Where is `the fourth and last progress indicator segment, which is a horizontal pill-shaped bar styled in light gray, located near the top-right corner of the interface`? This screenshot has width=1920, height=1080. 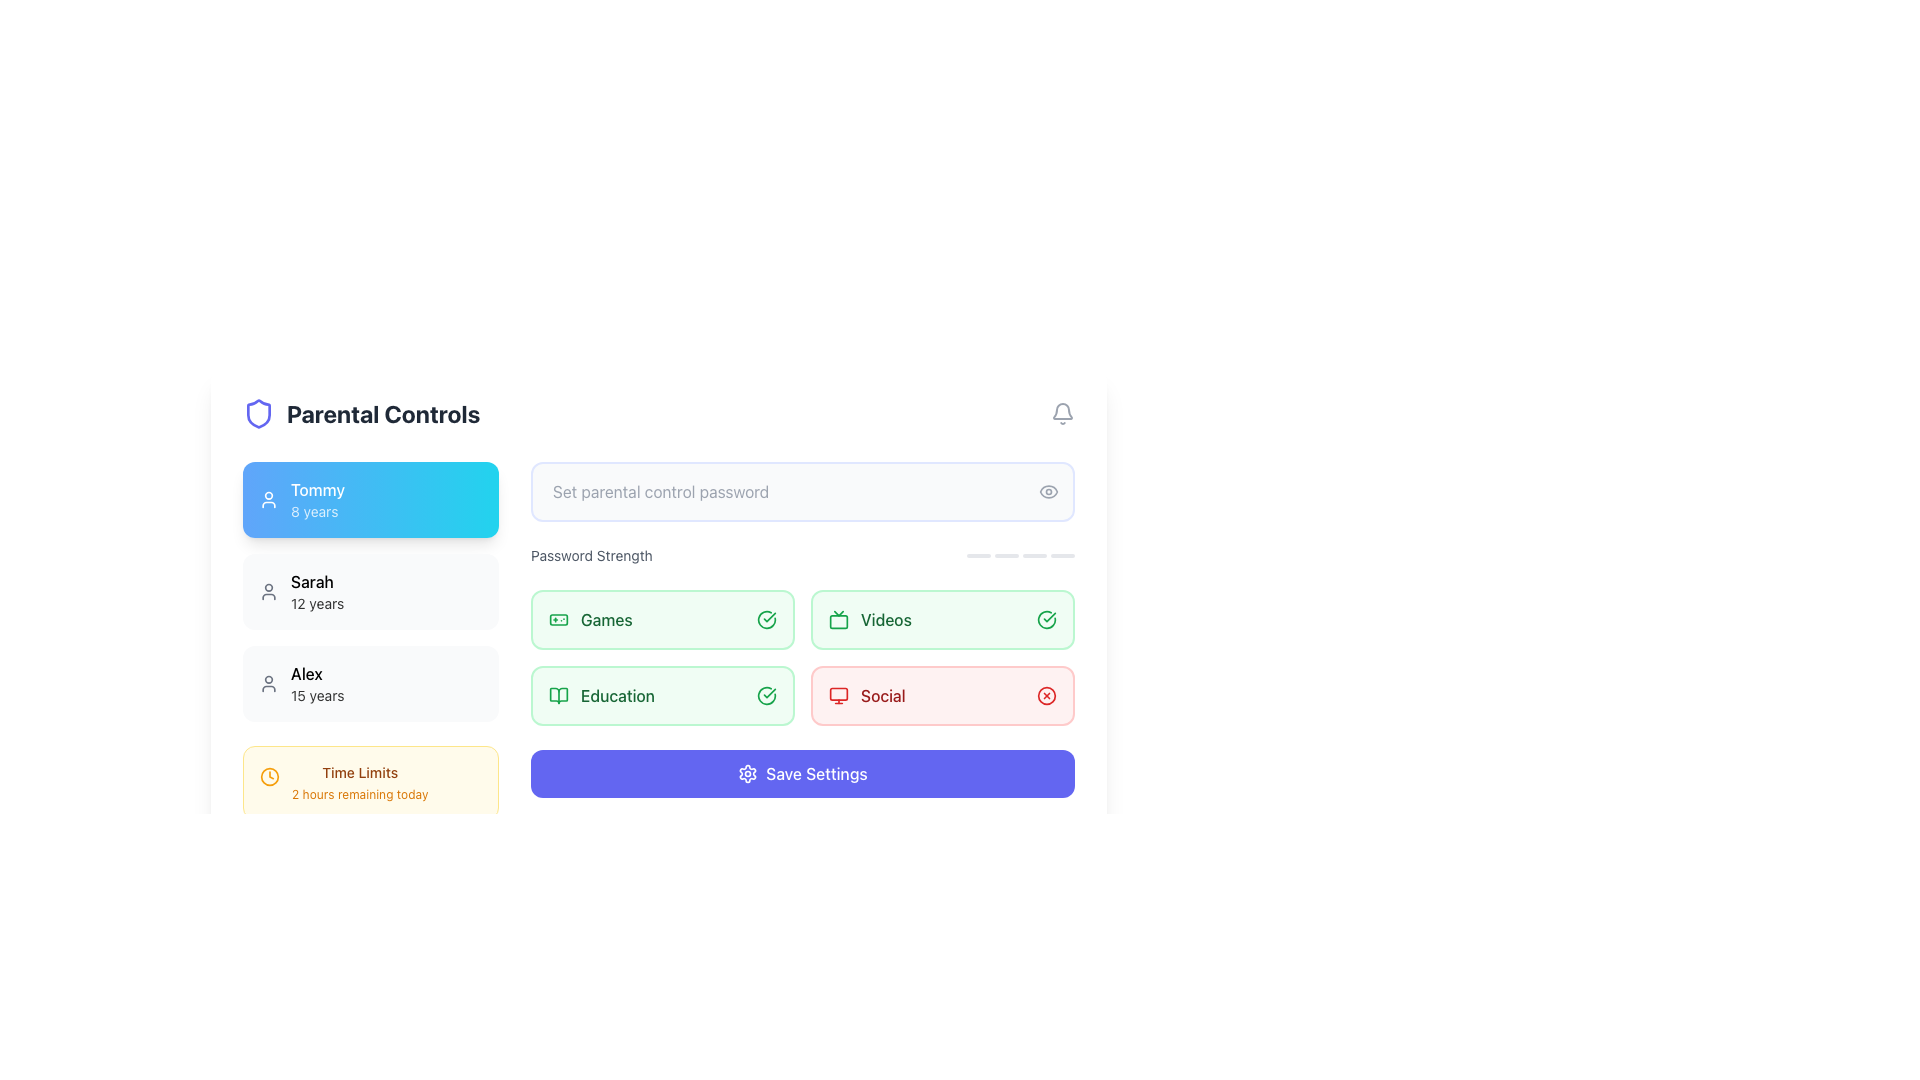
the fourth and last progress indicator segment, which is a horizontal pill-shaped bar styled in light gray, located near the top-right corner of the interface is located at coordinates (1061, 555).